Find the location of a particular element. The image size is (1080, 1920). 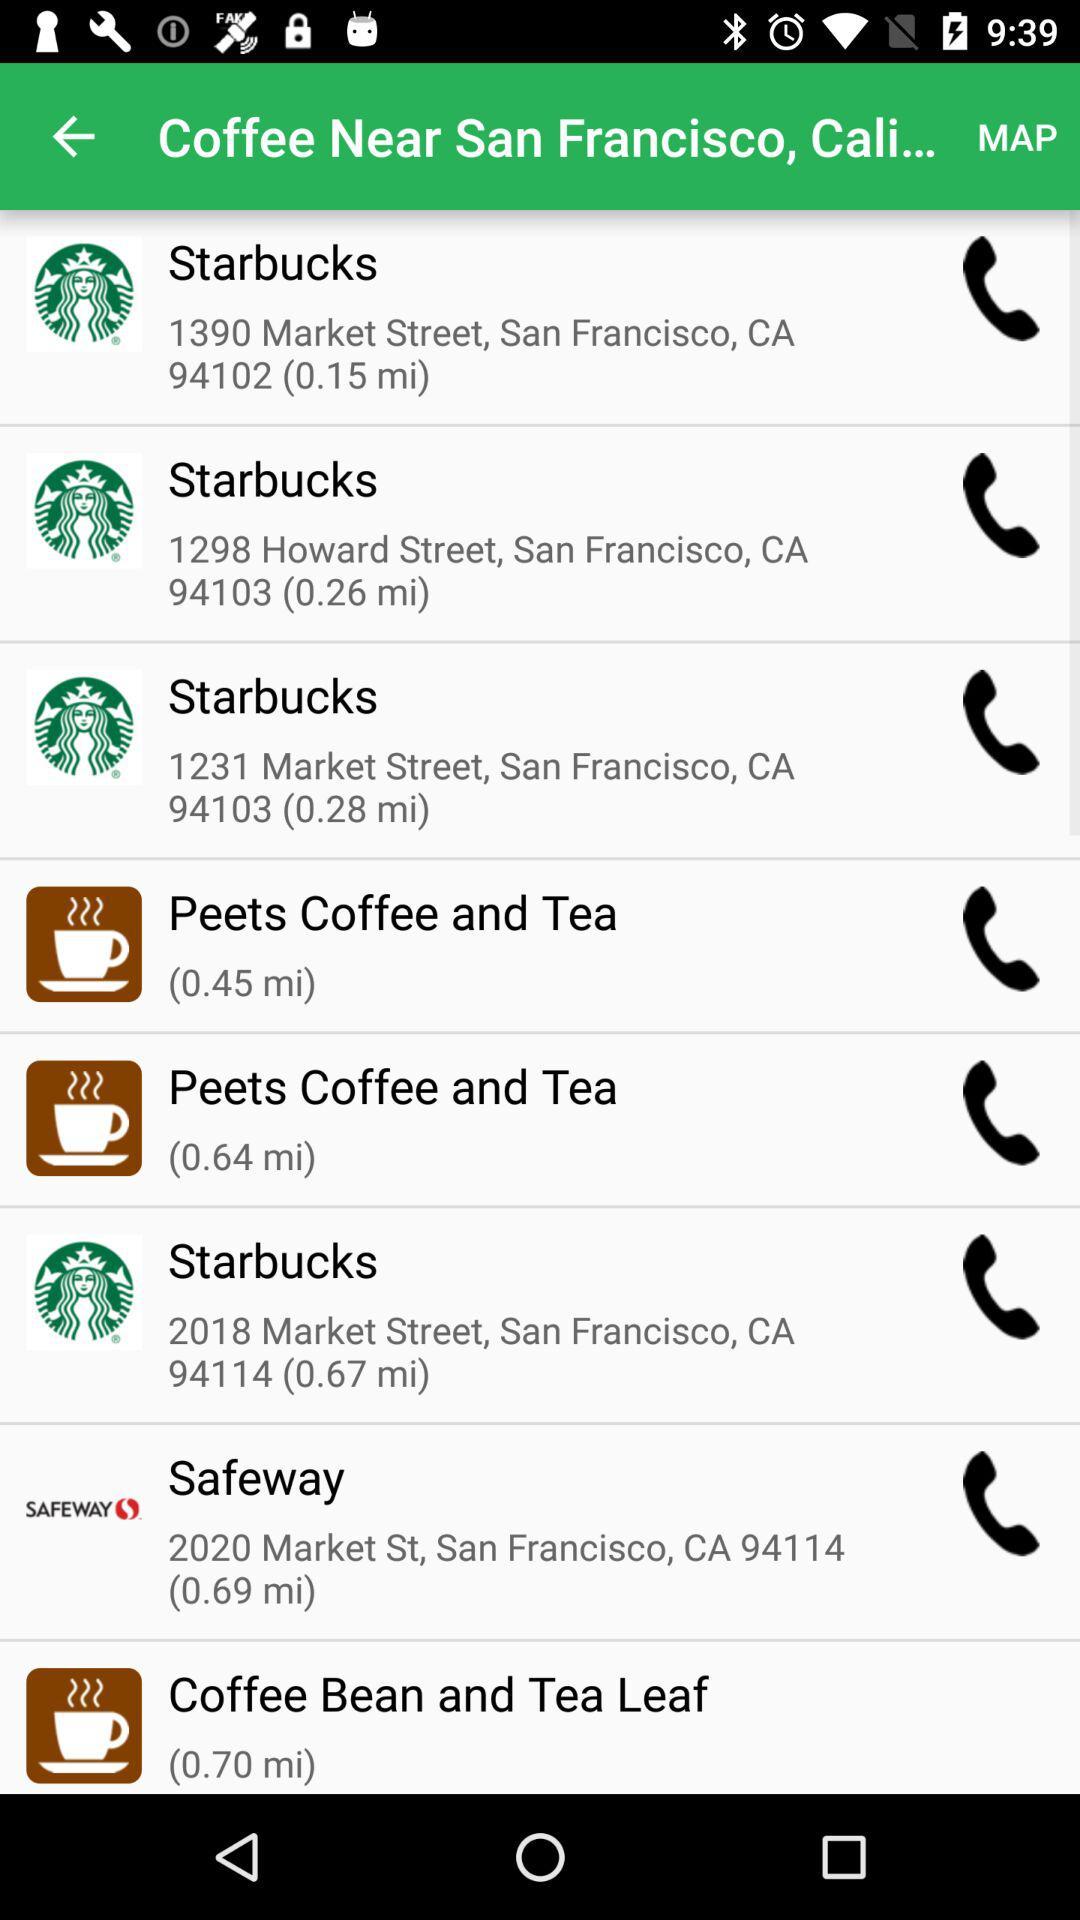

the icon above 2020 market st icon is located at coordinates (524, 1489).